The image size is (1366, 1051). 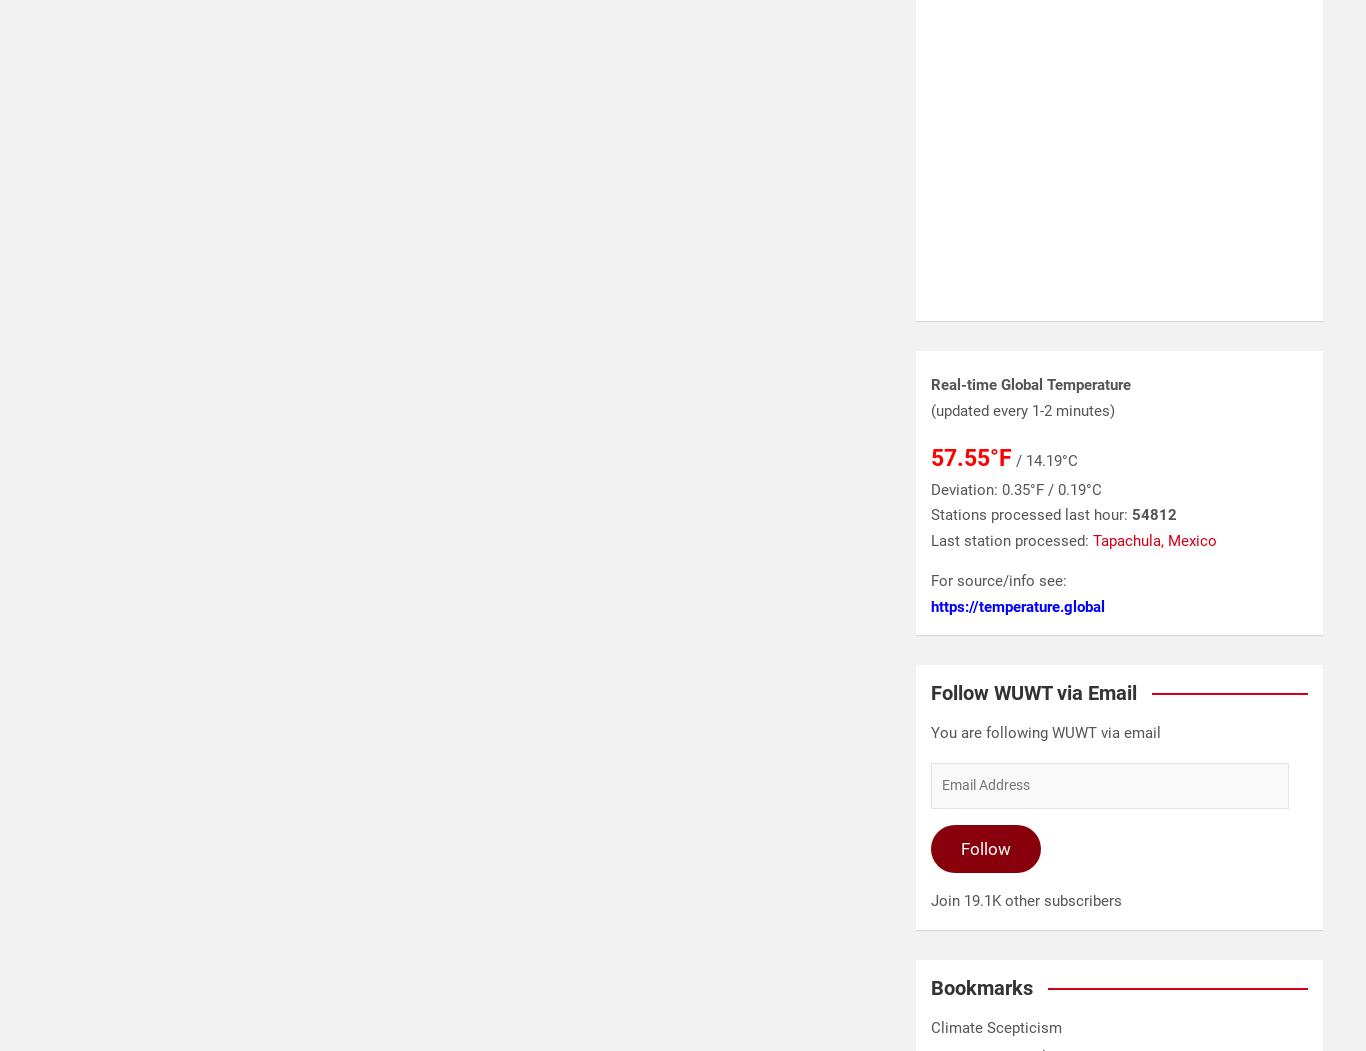 I want to click on 'Follow', so click(x=985, y=848).